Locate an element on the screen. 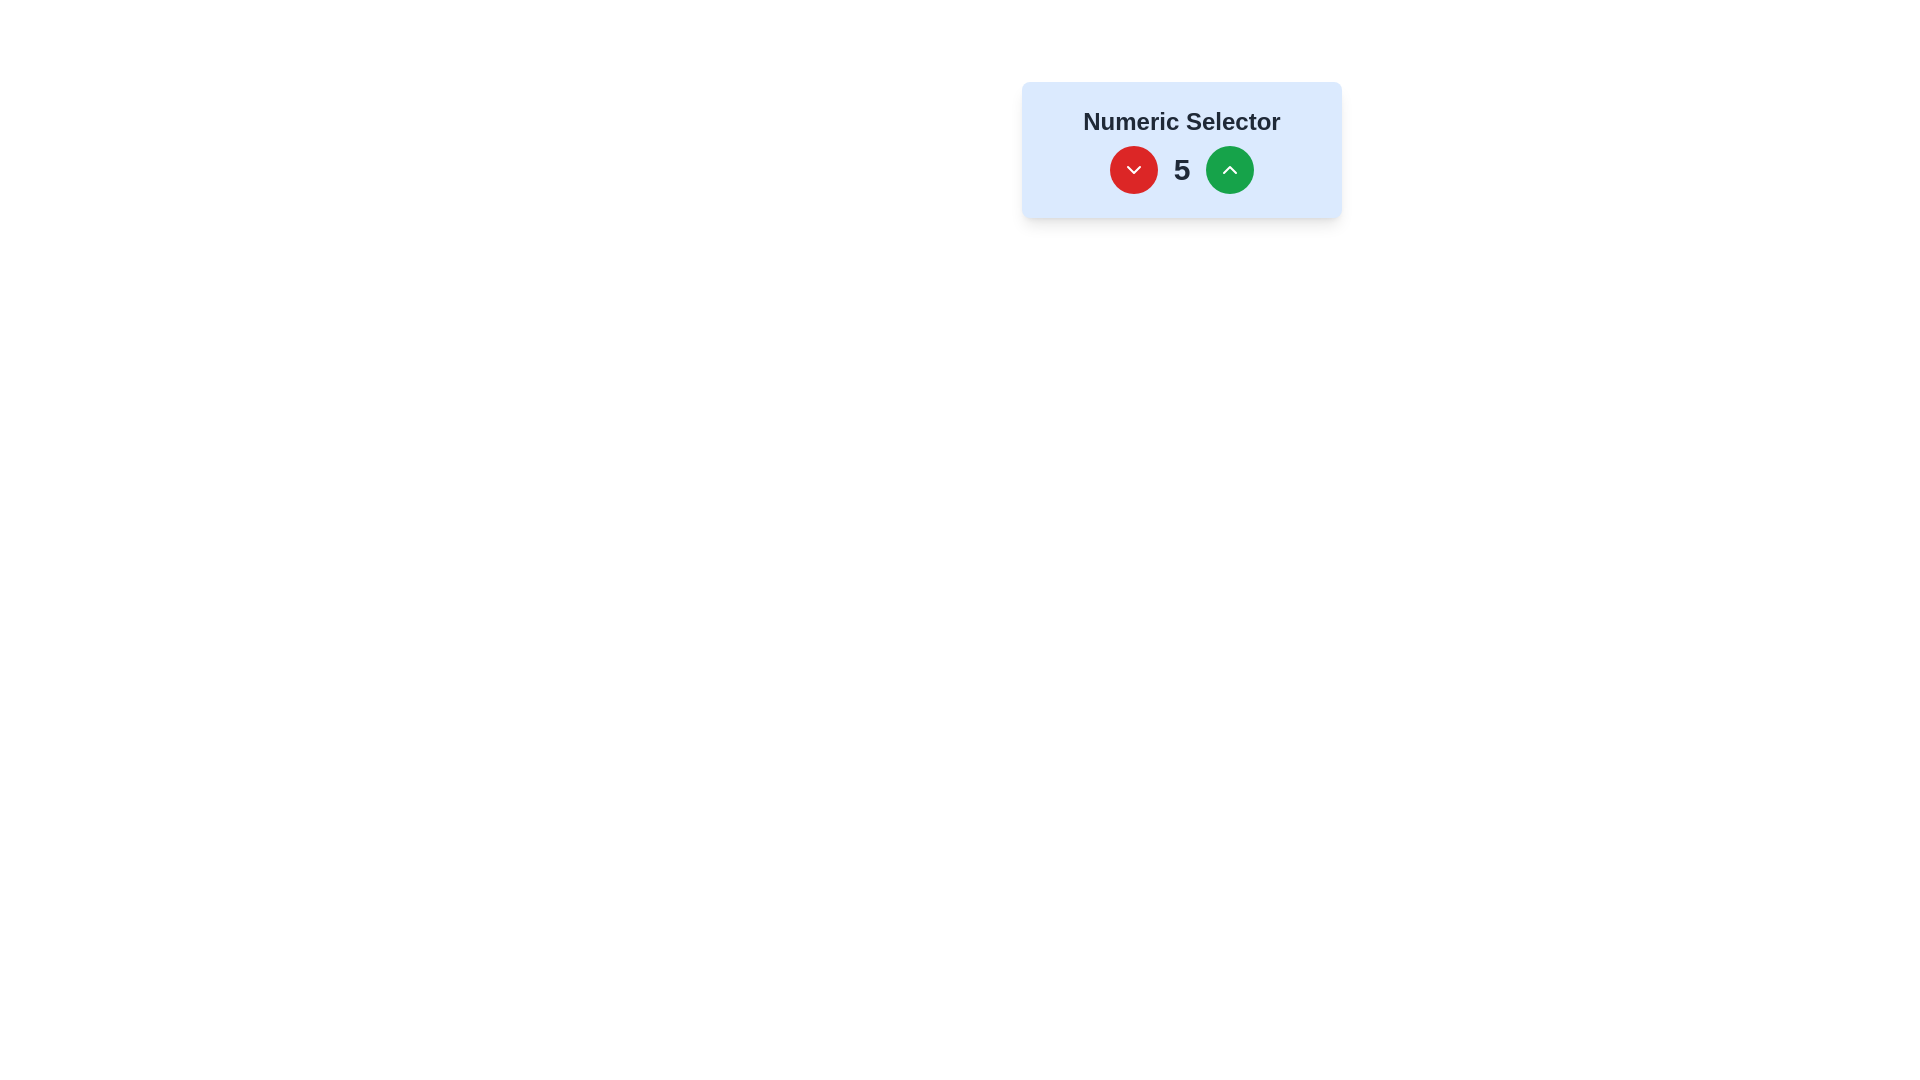 This screenshot has width=1920, height=1080. the Icon button (decrement control) located to the left of the numeric value '5' is located at coordinates (1133, 168).